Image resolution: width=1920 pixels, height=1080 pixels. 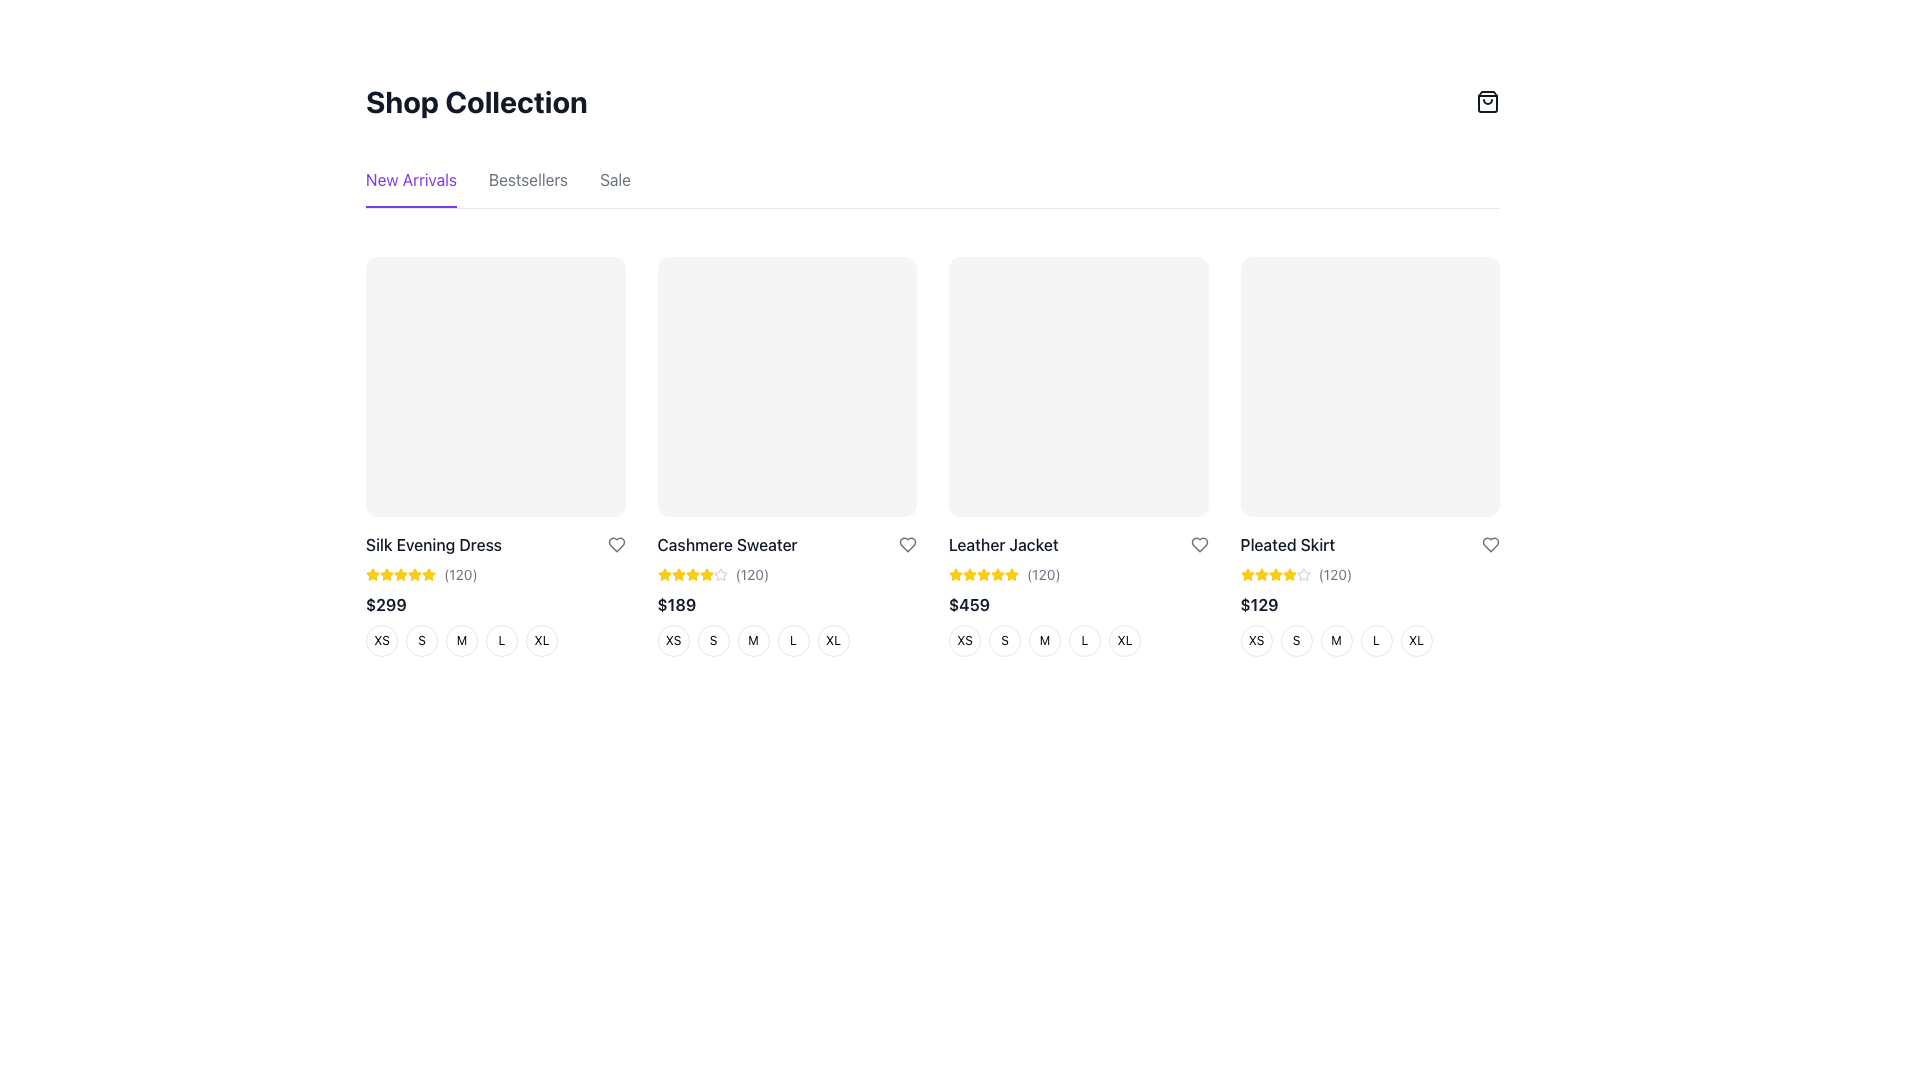 What do you see at coordinates (427, 574) in the screenshot?
I see `the leftmost yellow star icon used for rating the product 'Silk Evening Dress' to provide a rating` at bounding box center [427, 574].